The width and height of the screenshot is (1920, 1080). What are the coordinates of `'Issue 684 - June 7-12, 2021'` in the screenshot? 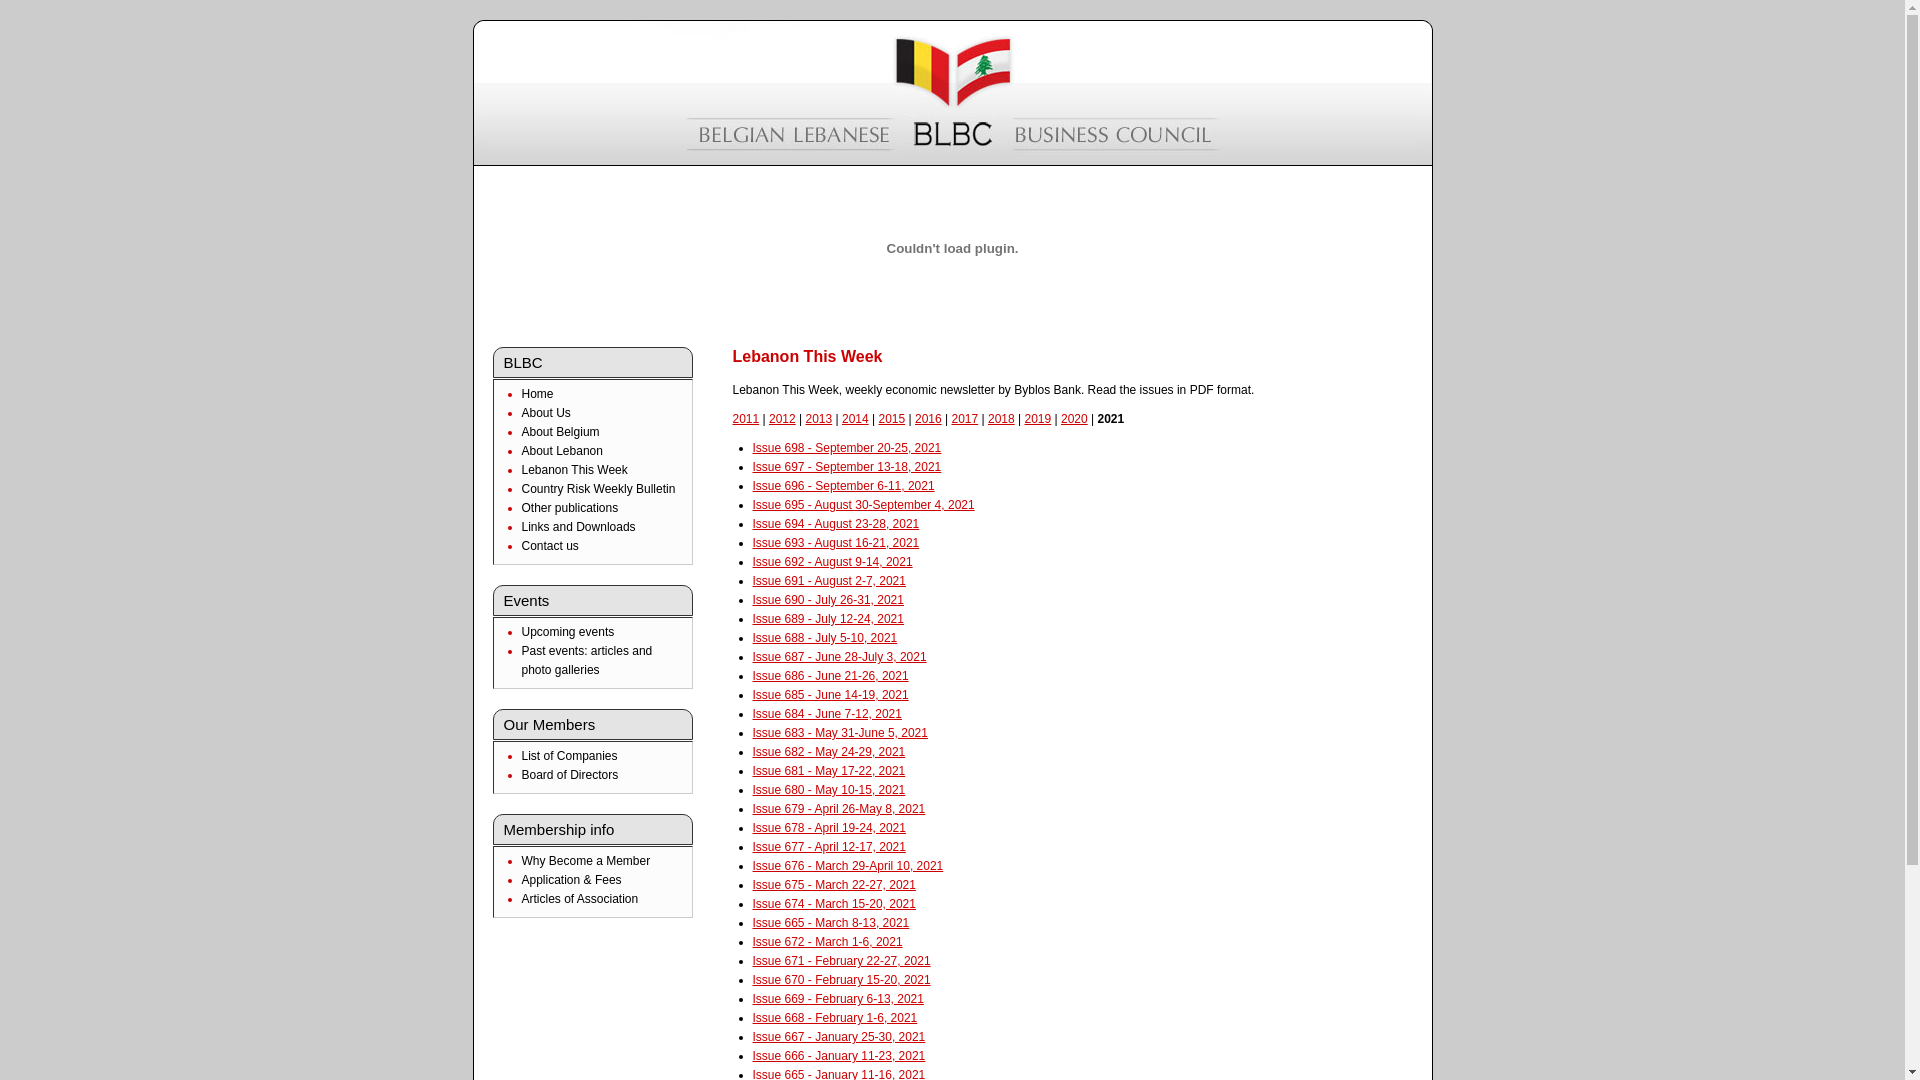 It's located at (826, 712).